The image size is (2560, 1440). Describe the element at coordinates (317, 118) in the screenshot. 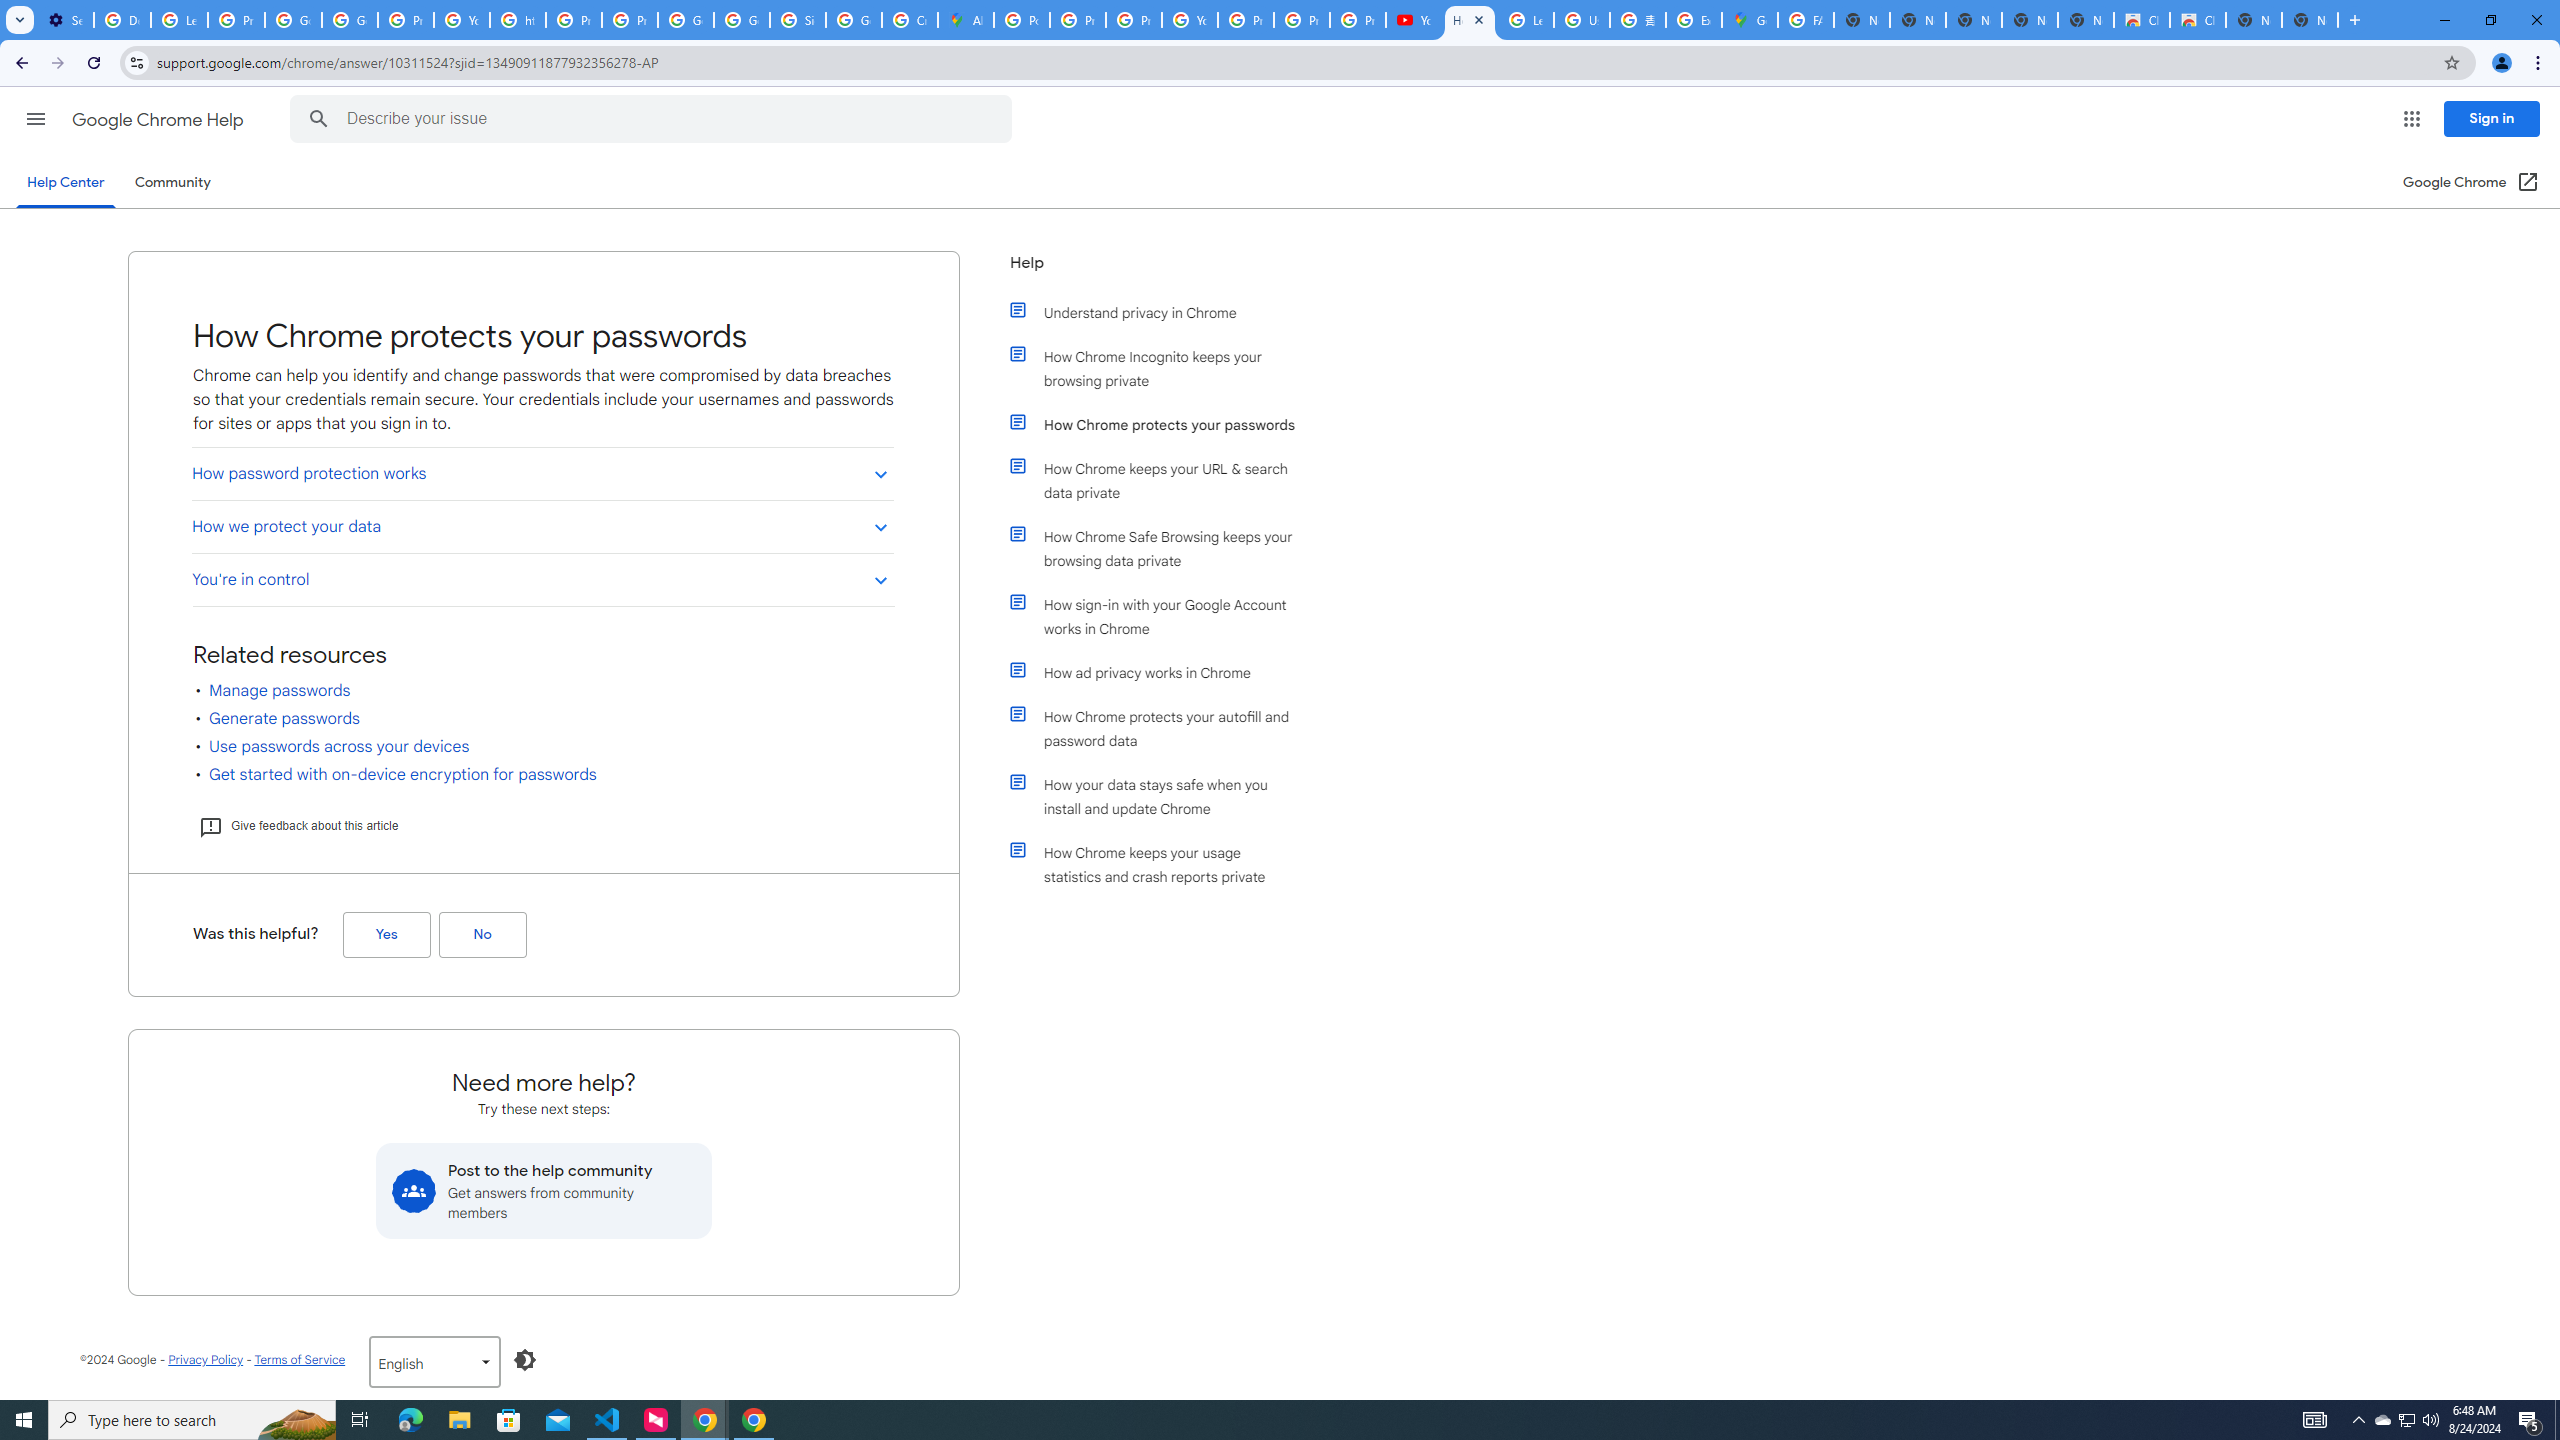

I see `'Search Help Center'` at that location.